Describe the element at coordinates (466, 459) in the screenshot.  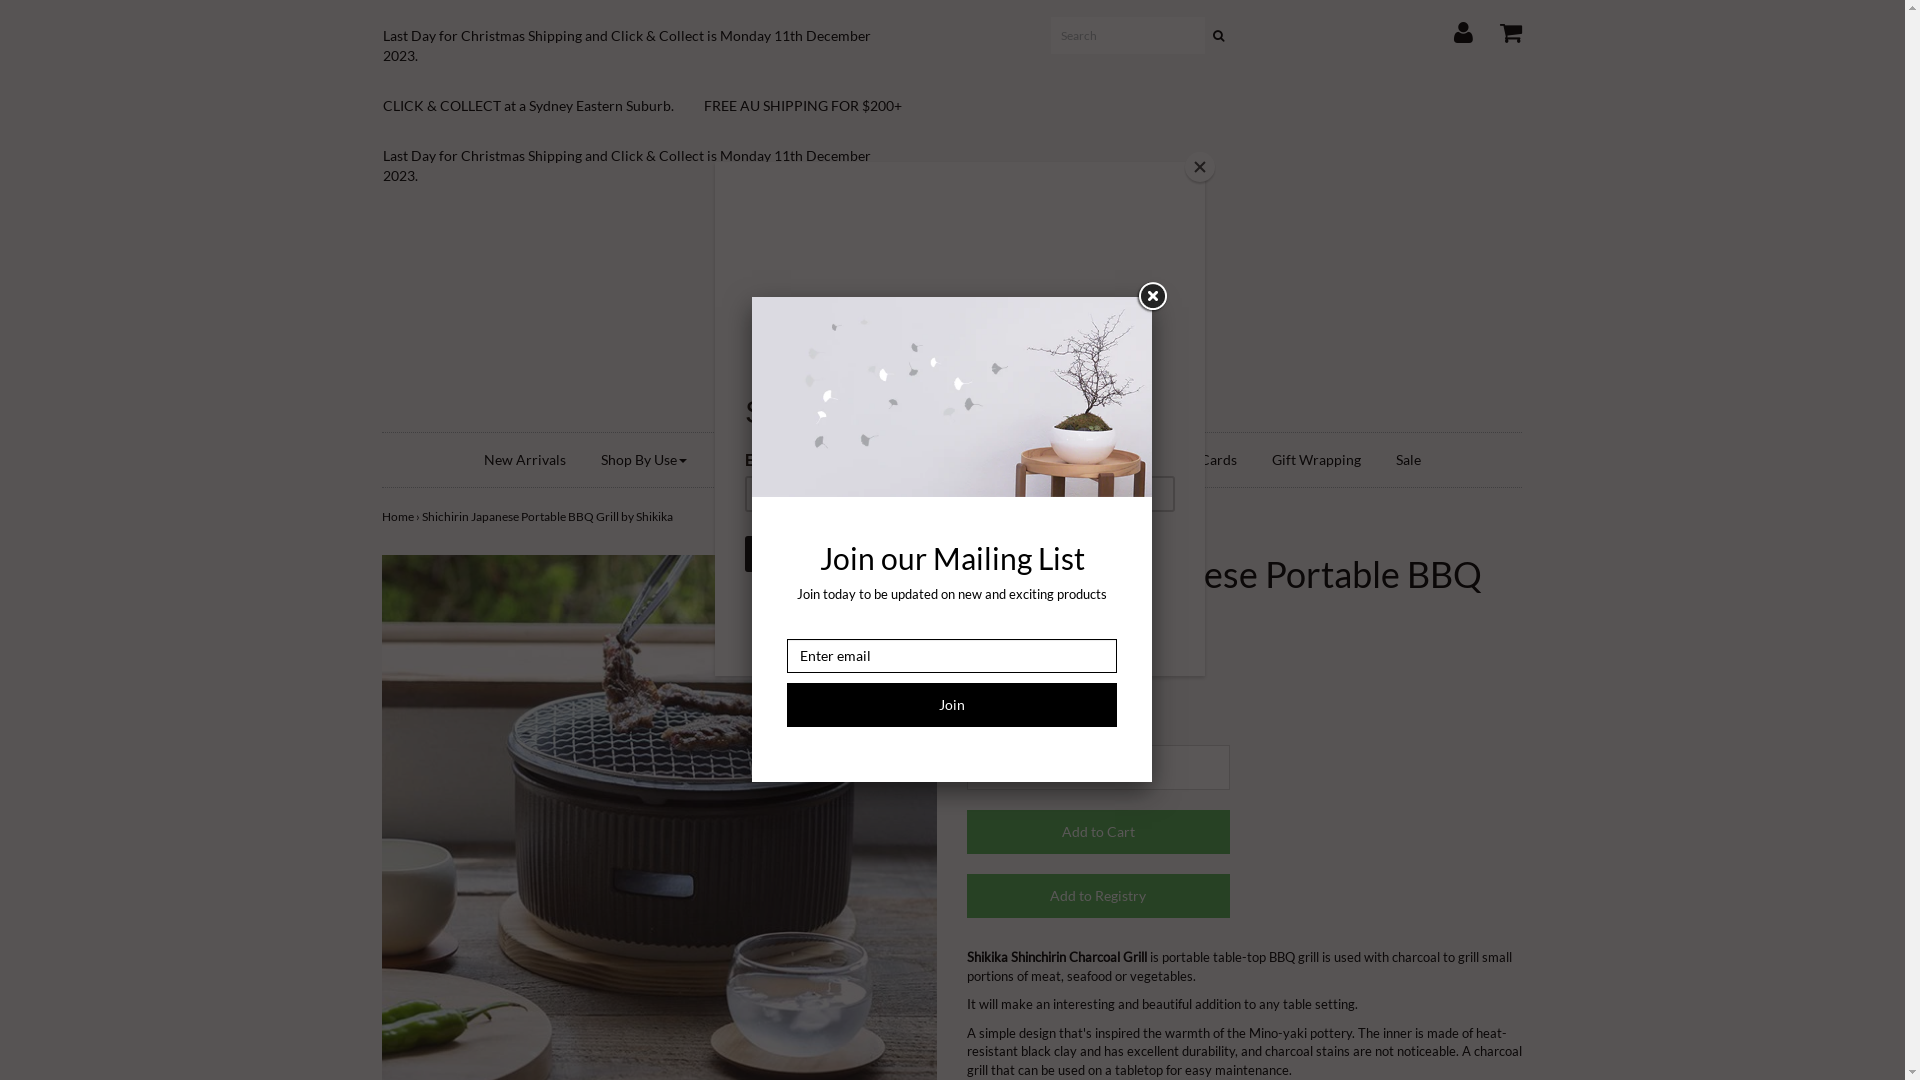
I see `'New Arrivals'` at that location.